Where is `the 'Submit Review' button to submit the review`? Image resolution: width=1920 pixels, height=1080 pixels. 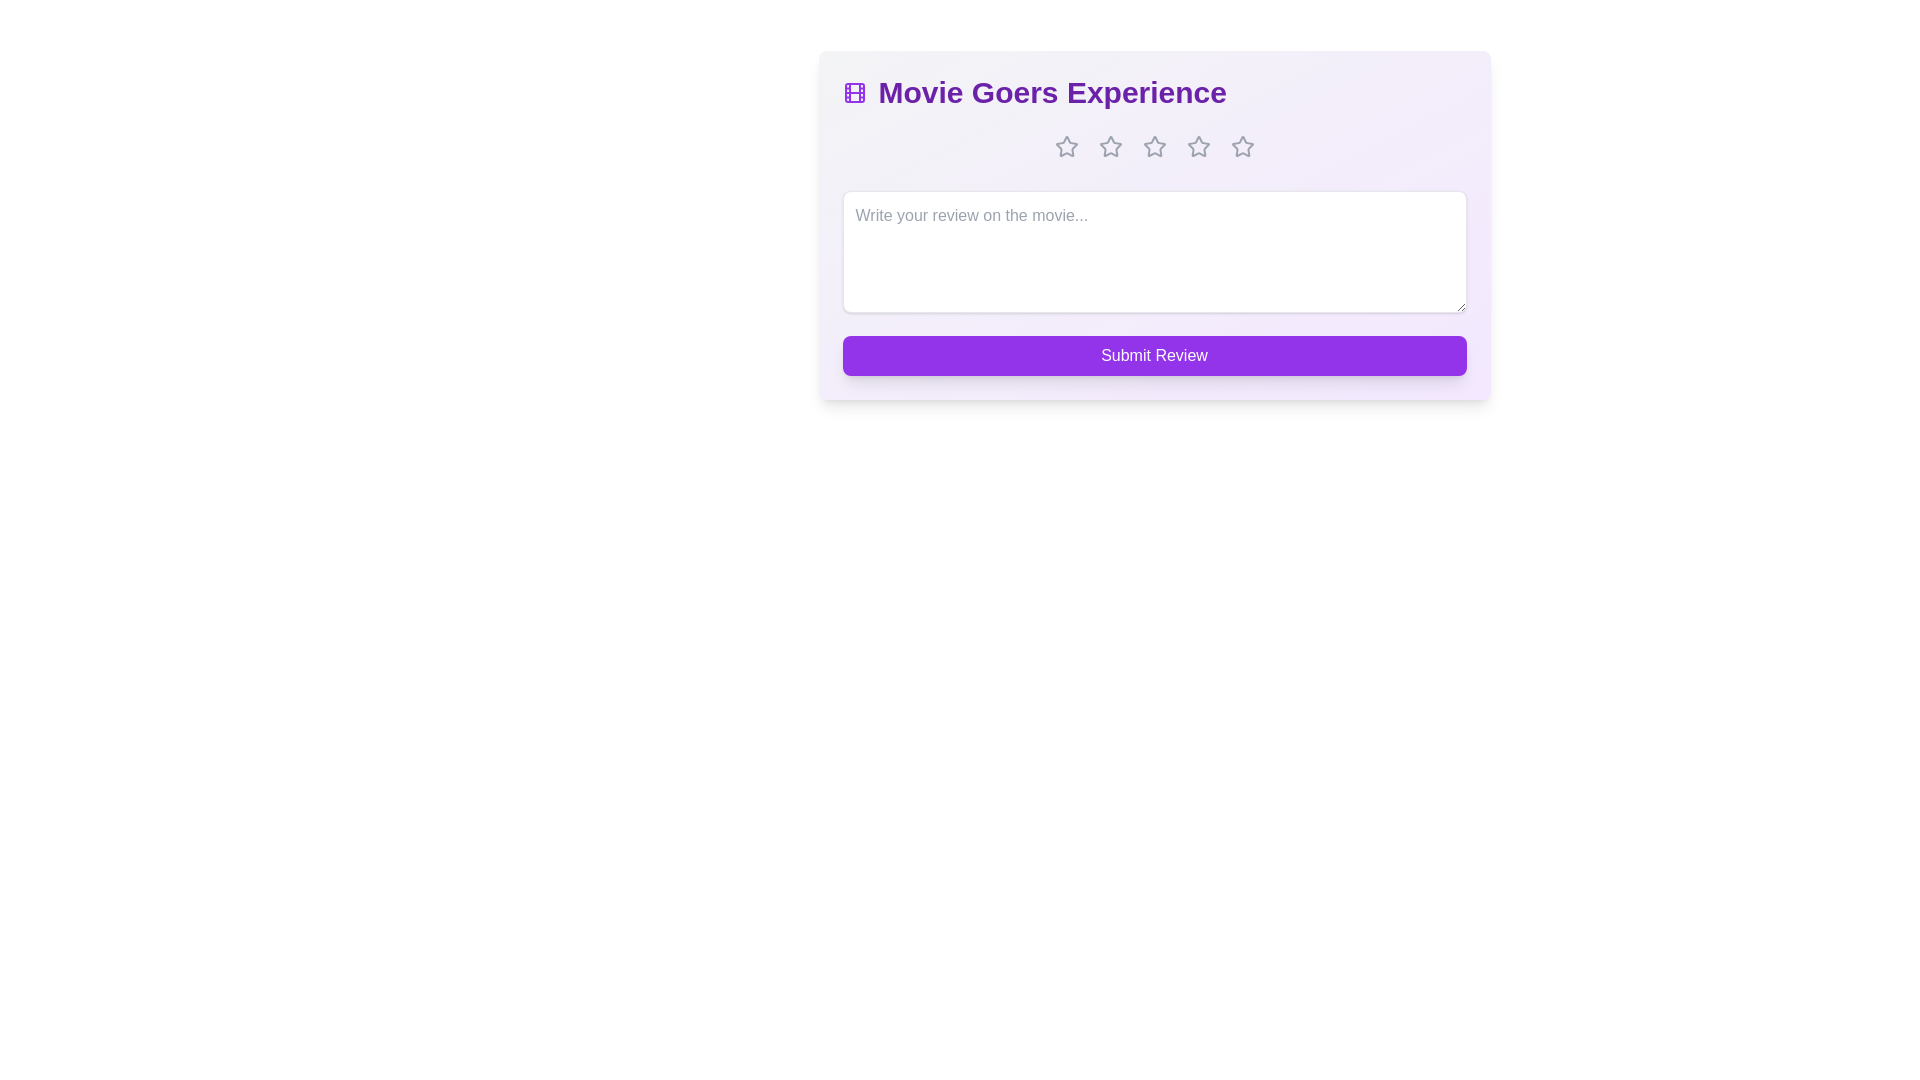
the 'Submit Review' button to submit the review is located at coordinates (1154, 354).